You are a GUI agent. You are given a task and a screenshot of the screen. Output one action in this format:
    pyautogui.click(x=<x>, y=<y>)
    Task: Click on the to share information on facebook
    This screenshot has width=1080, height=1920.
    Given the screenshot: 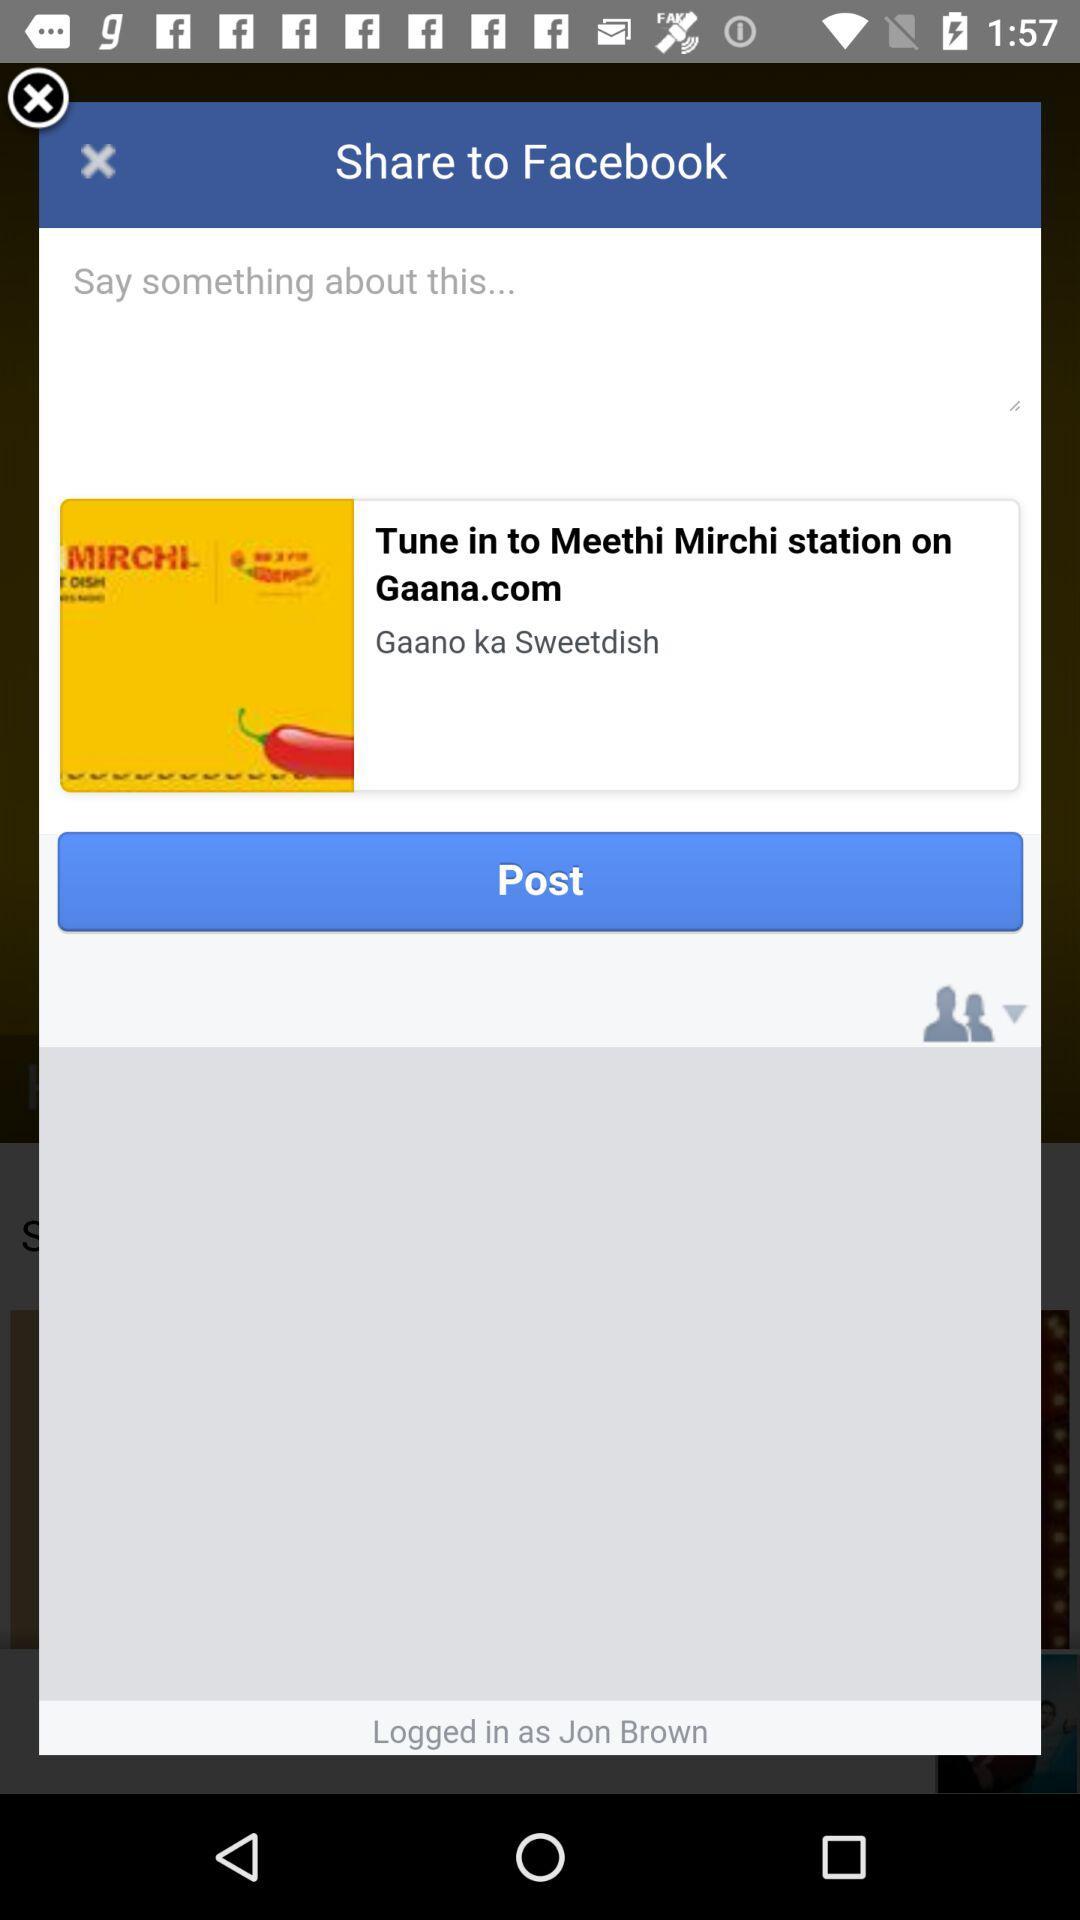 What is the action you would take?
    pyautogui.click(x=540, y=927)
    